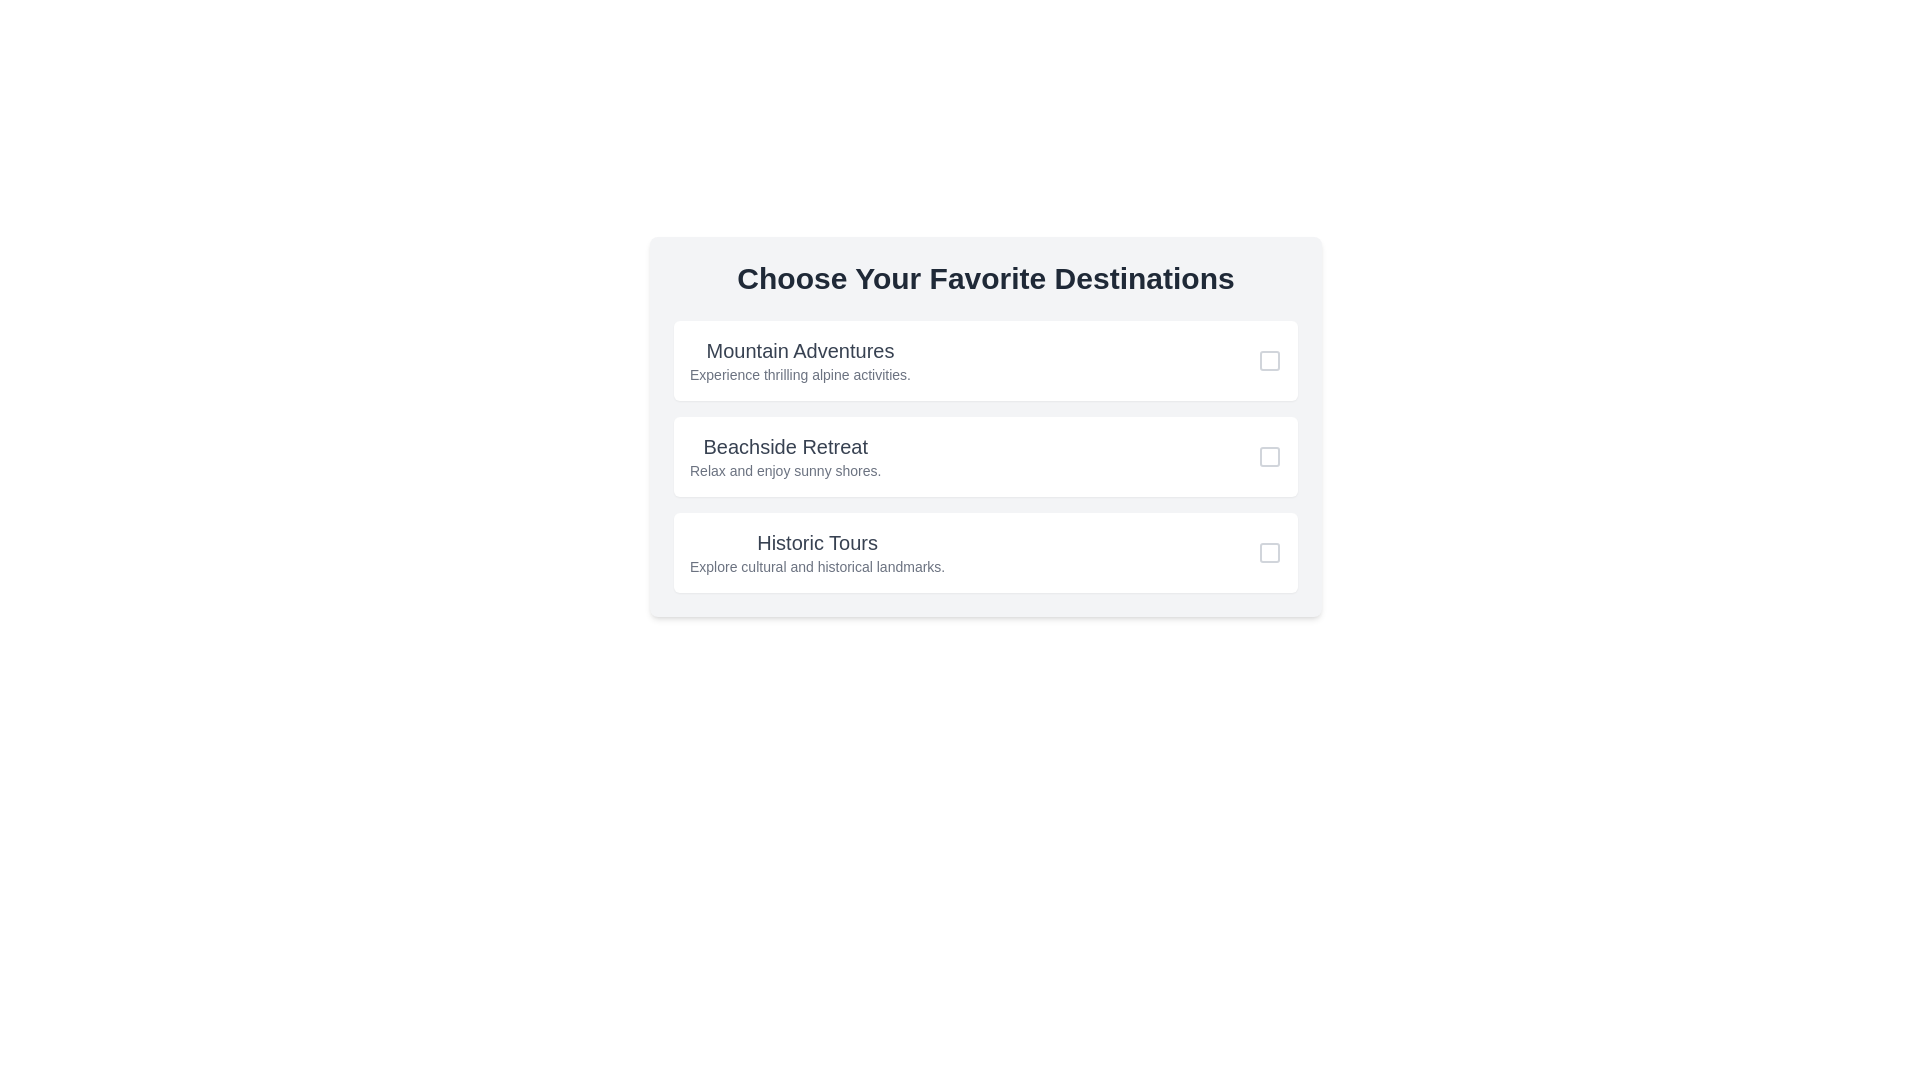 This screenshot has height=1080, width=1920. I want to click on the static text label displaying the title of the second selectable option in the list of destinations, positioned near the top-middle of the second box, so click(784, 446).